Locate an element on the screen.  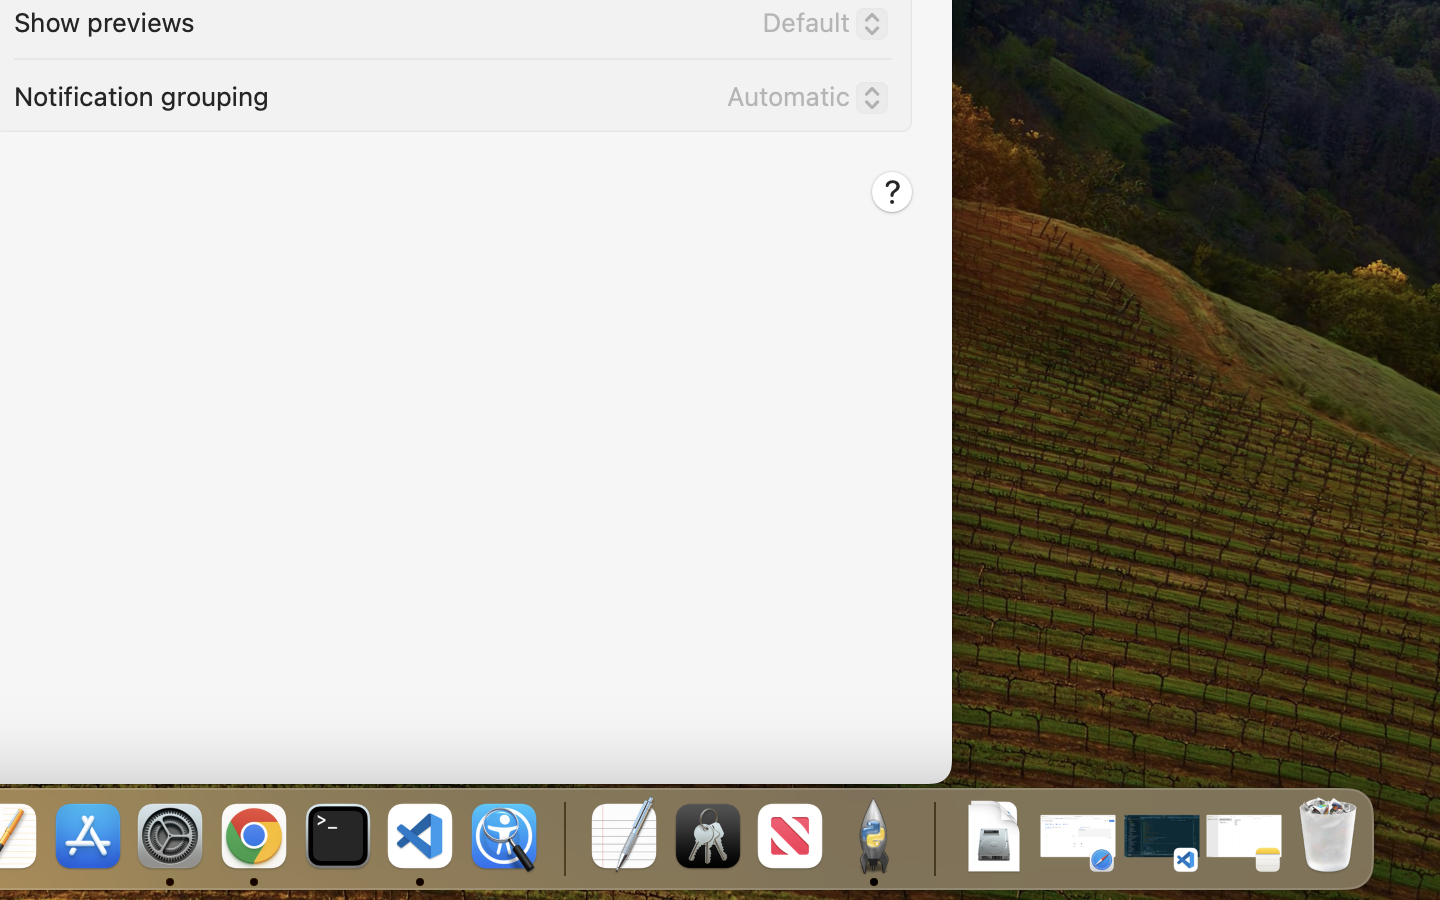
'Default' is located at coordinates (817, 26).